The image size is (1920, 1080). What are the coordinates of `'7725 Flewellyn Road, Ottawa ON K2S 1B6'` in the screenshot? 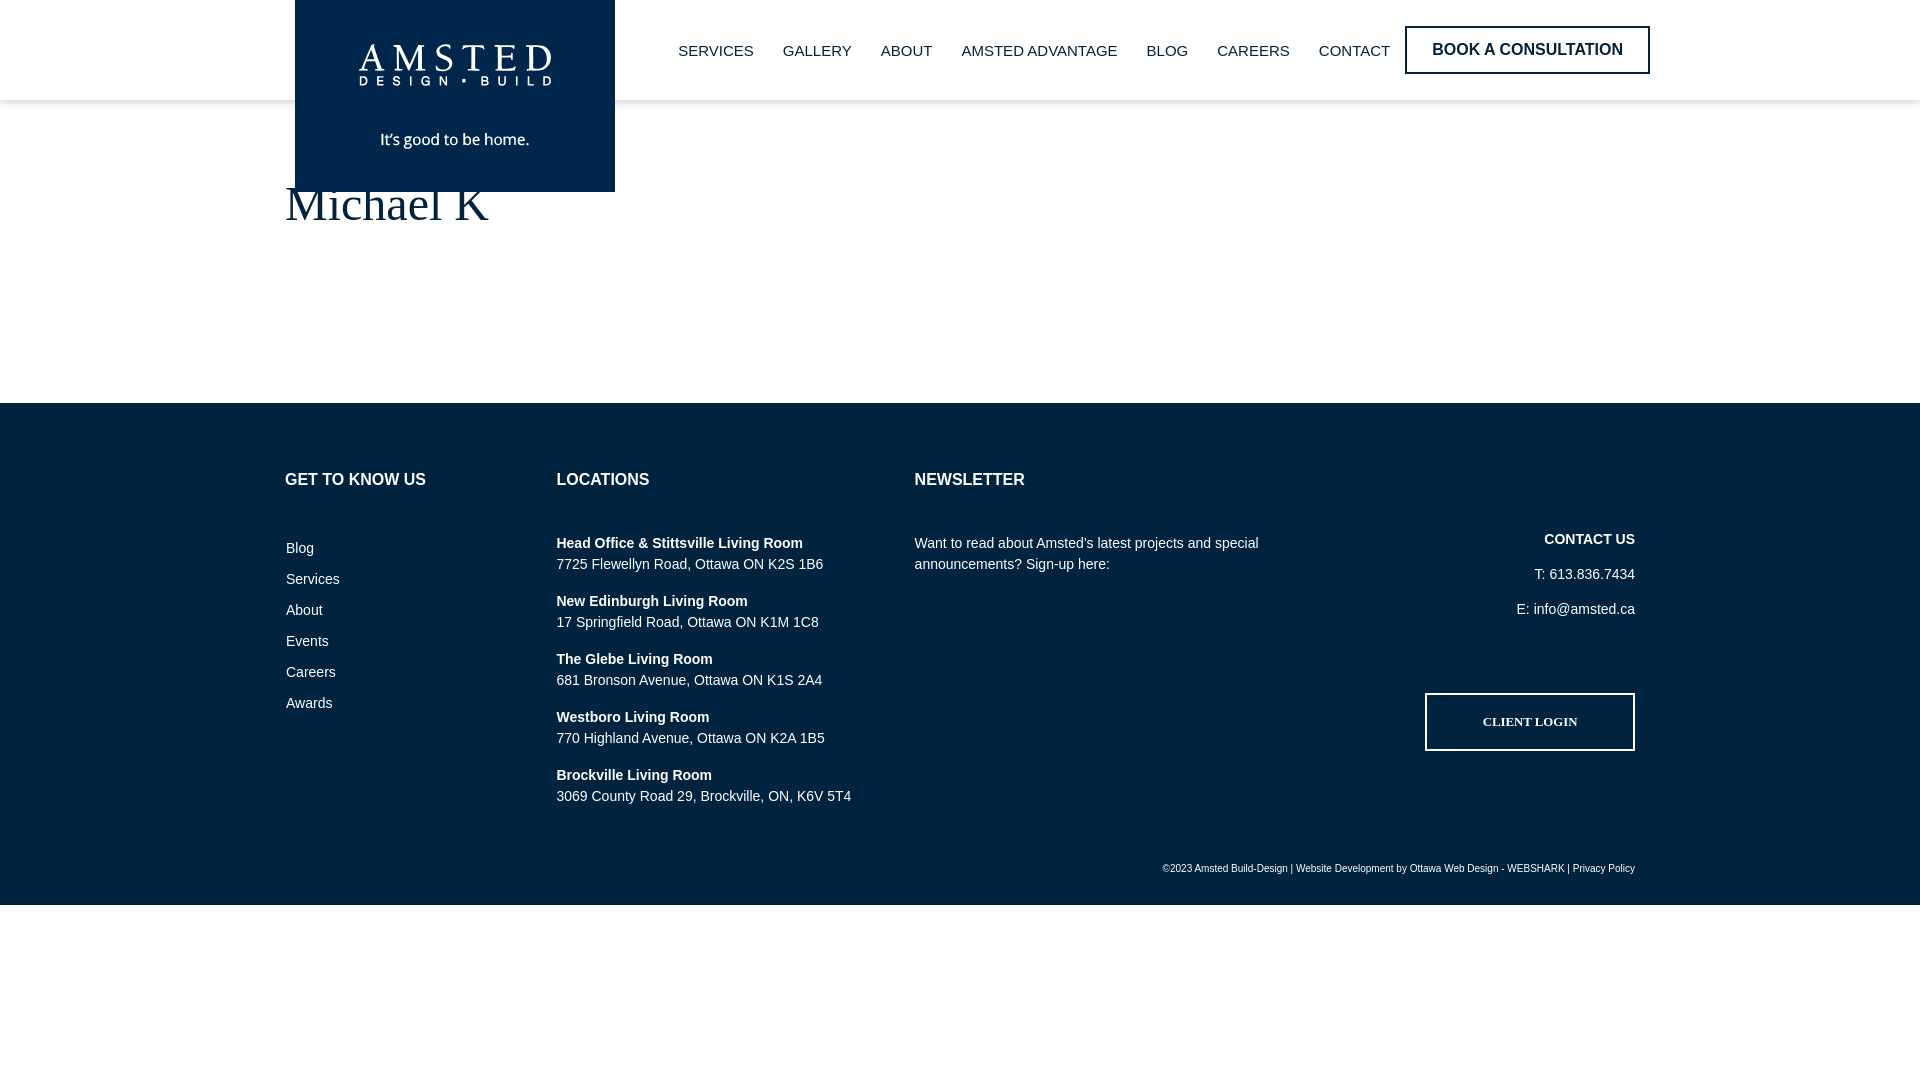 It's located at (556, 563).